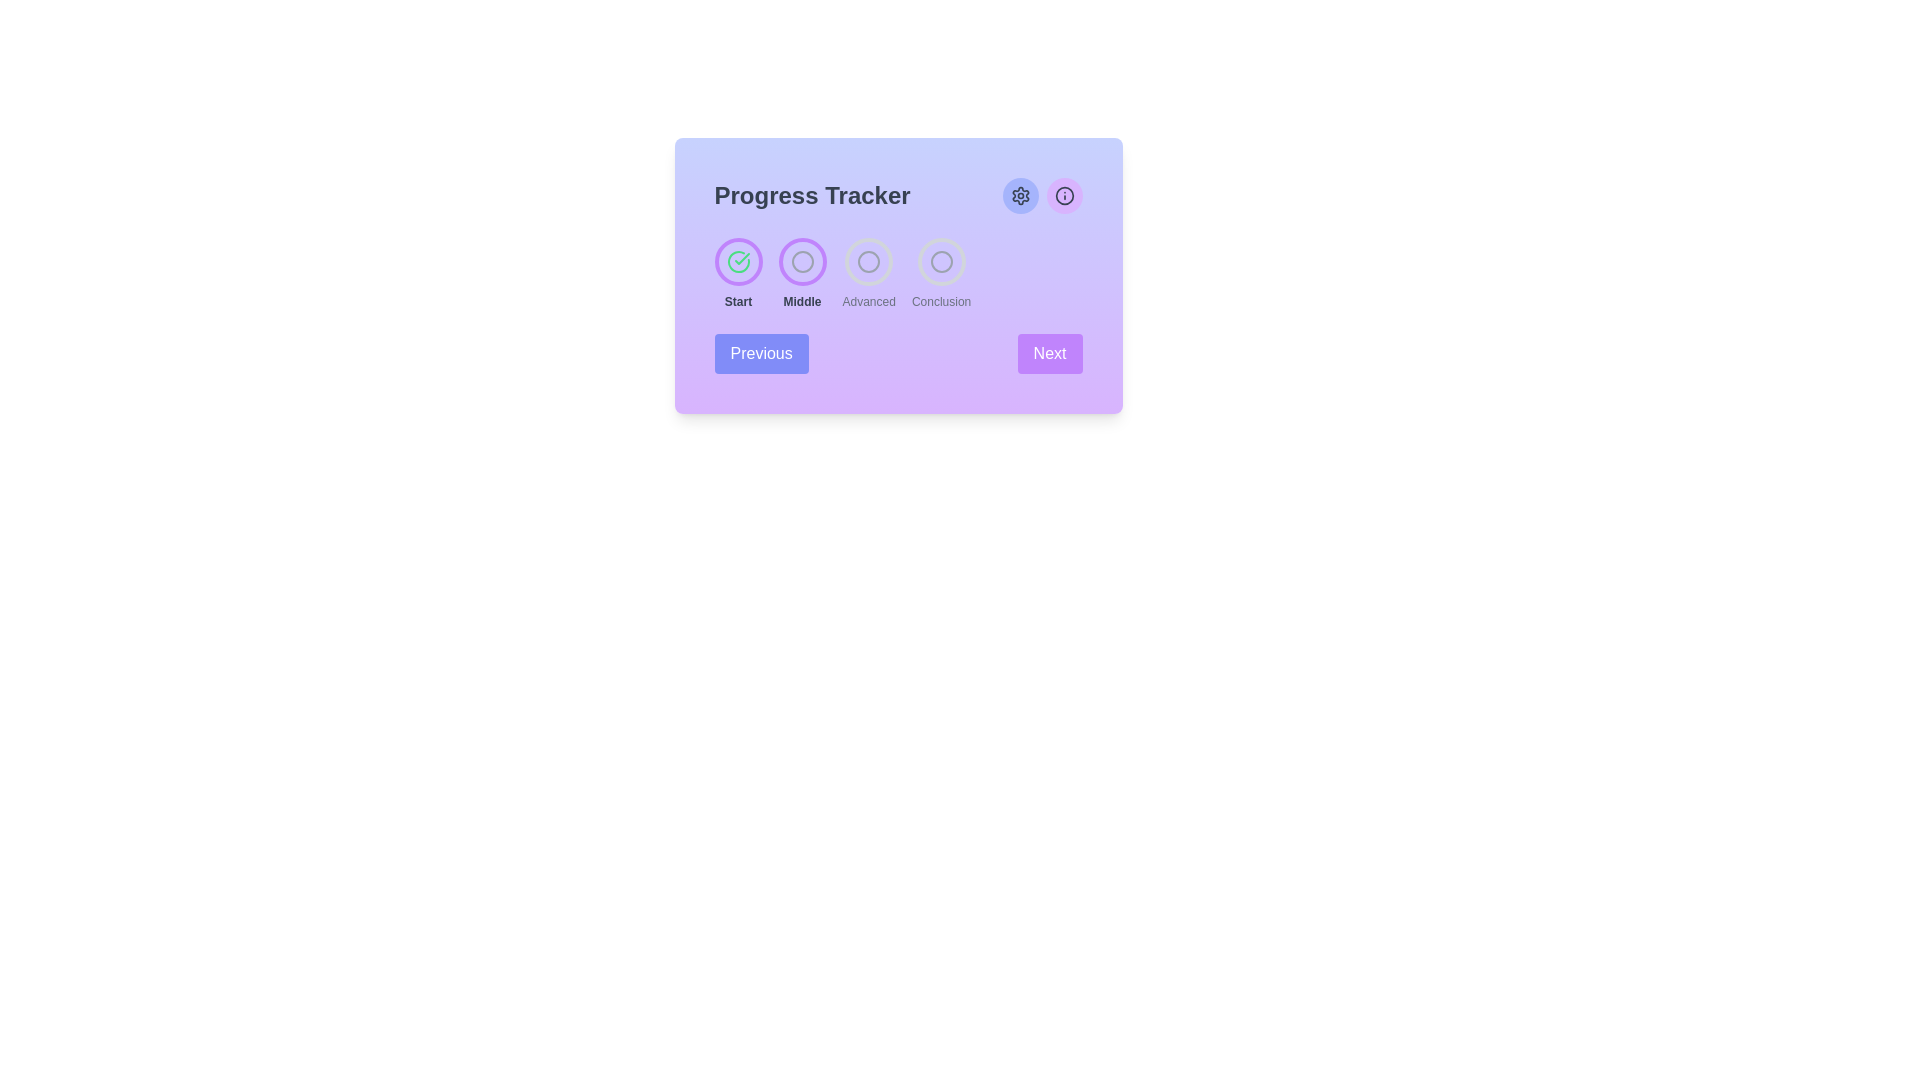  Describe the element at coordinates (760, 353) in the screenshot. I see `the leftmost button below the 'Progress Tracker' section` at that location.